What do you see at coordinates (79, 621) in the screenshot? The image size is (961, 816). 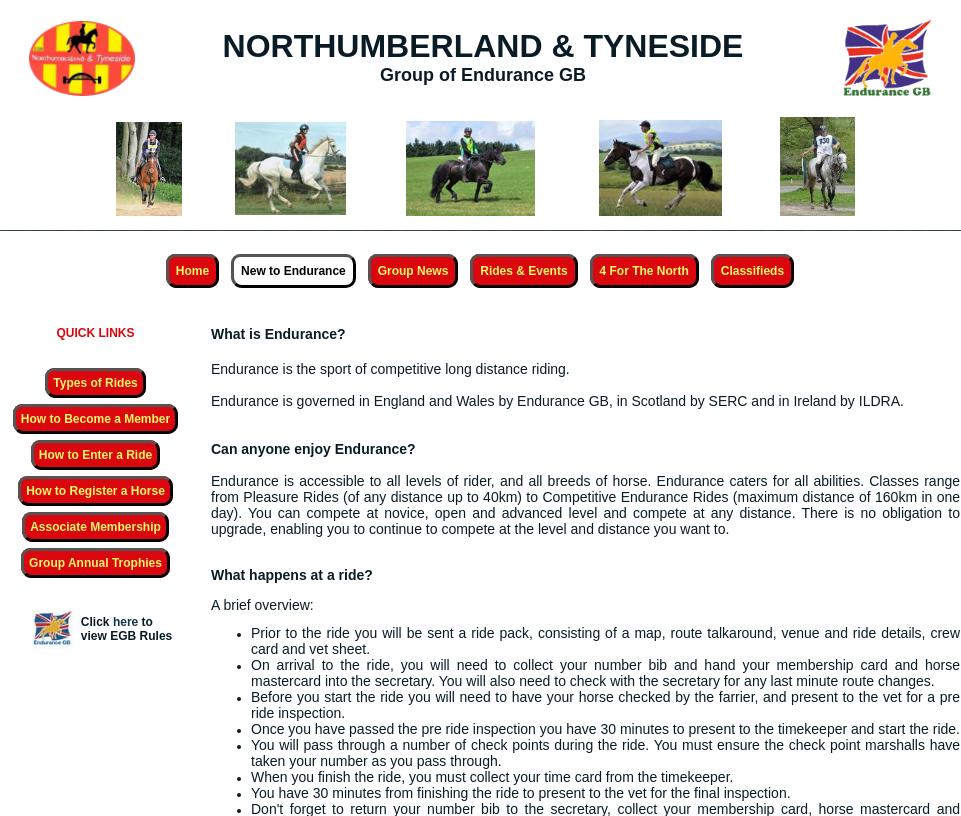 I see `'Click'` at bounding box center [79, 621].